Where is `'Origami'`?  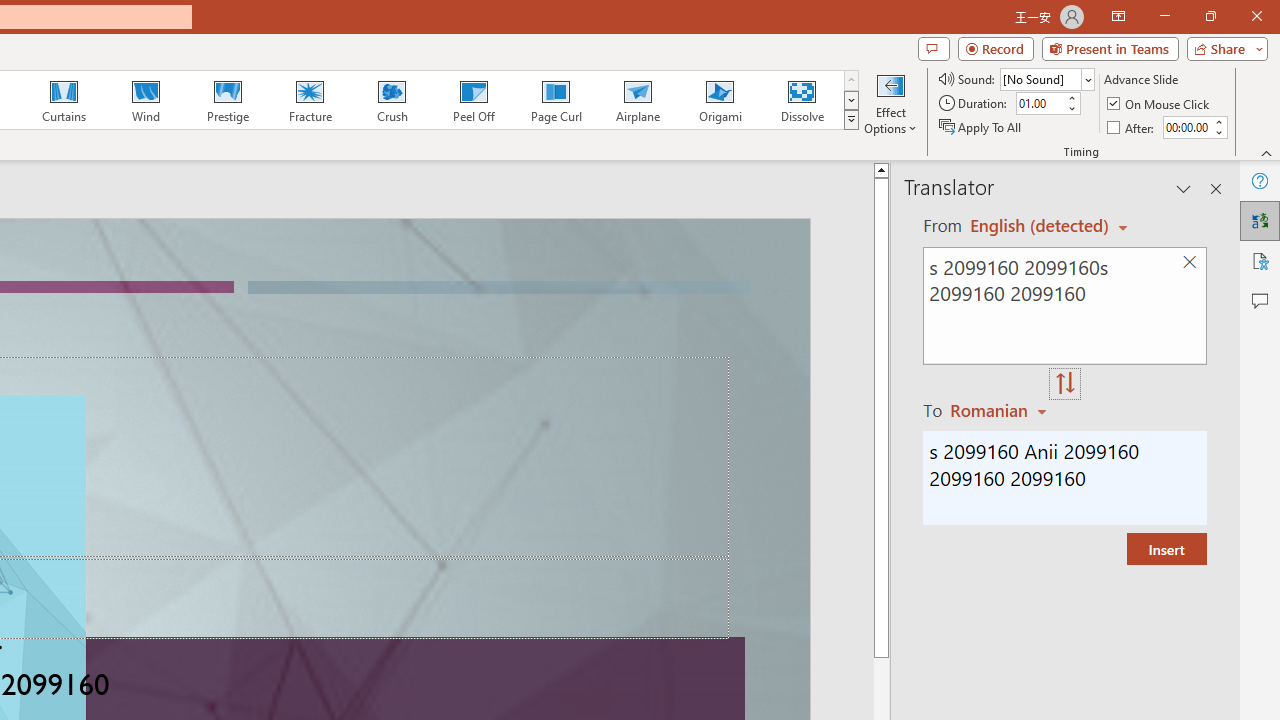 'Origami' is located at coordinates (720, 100).